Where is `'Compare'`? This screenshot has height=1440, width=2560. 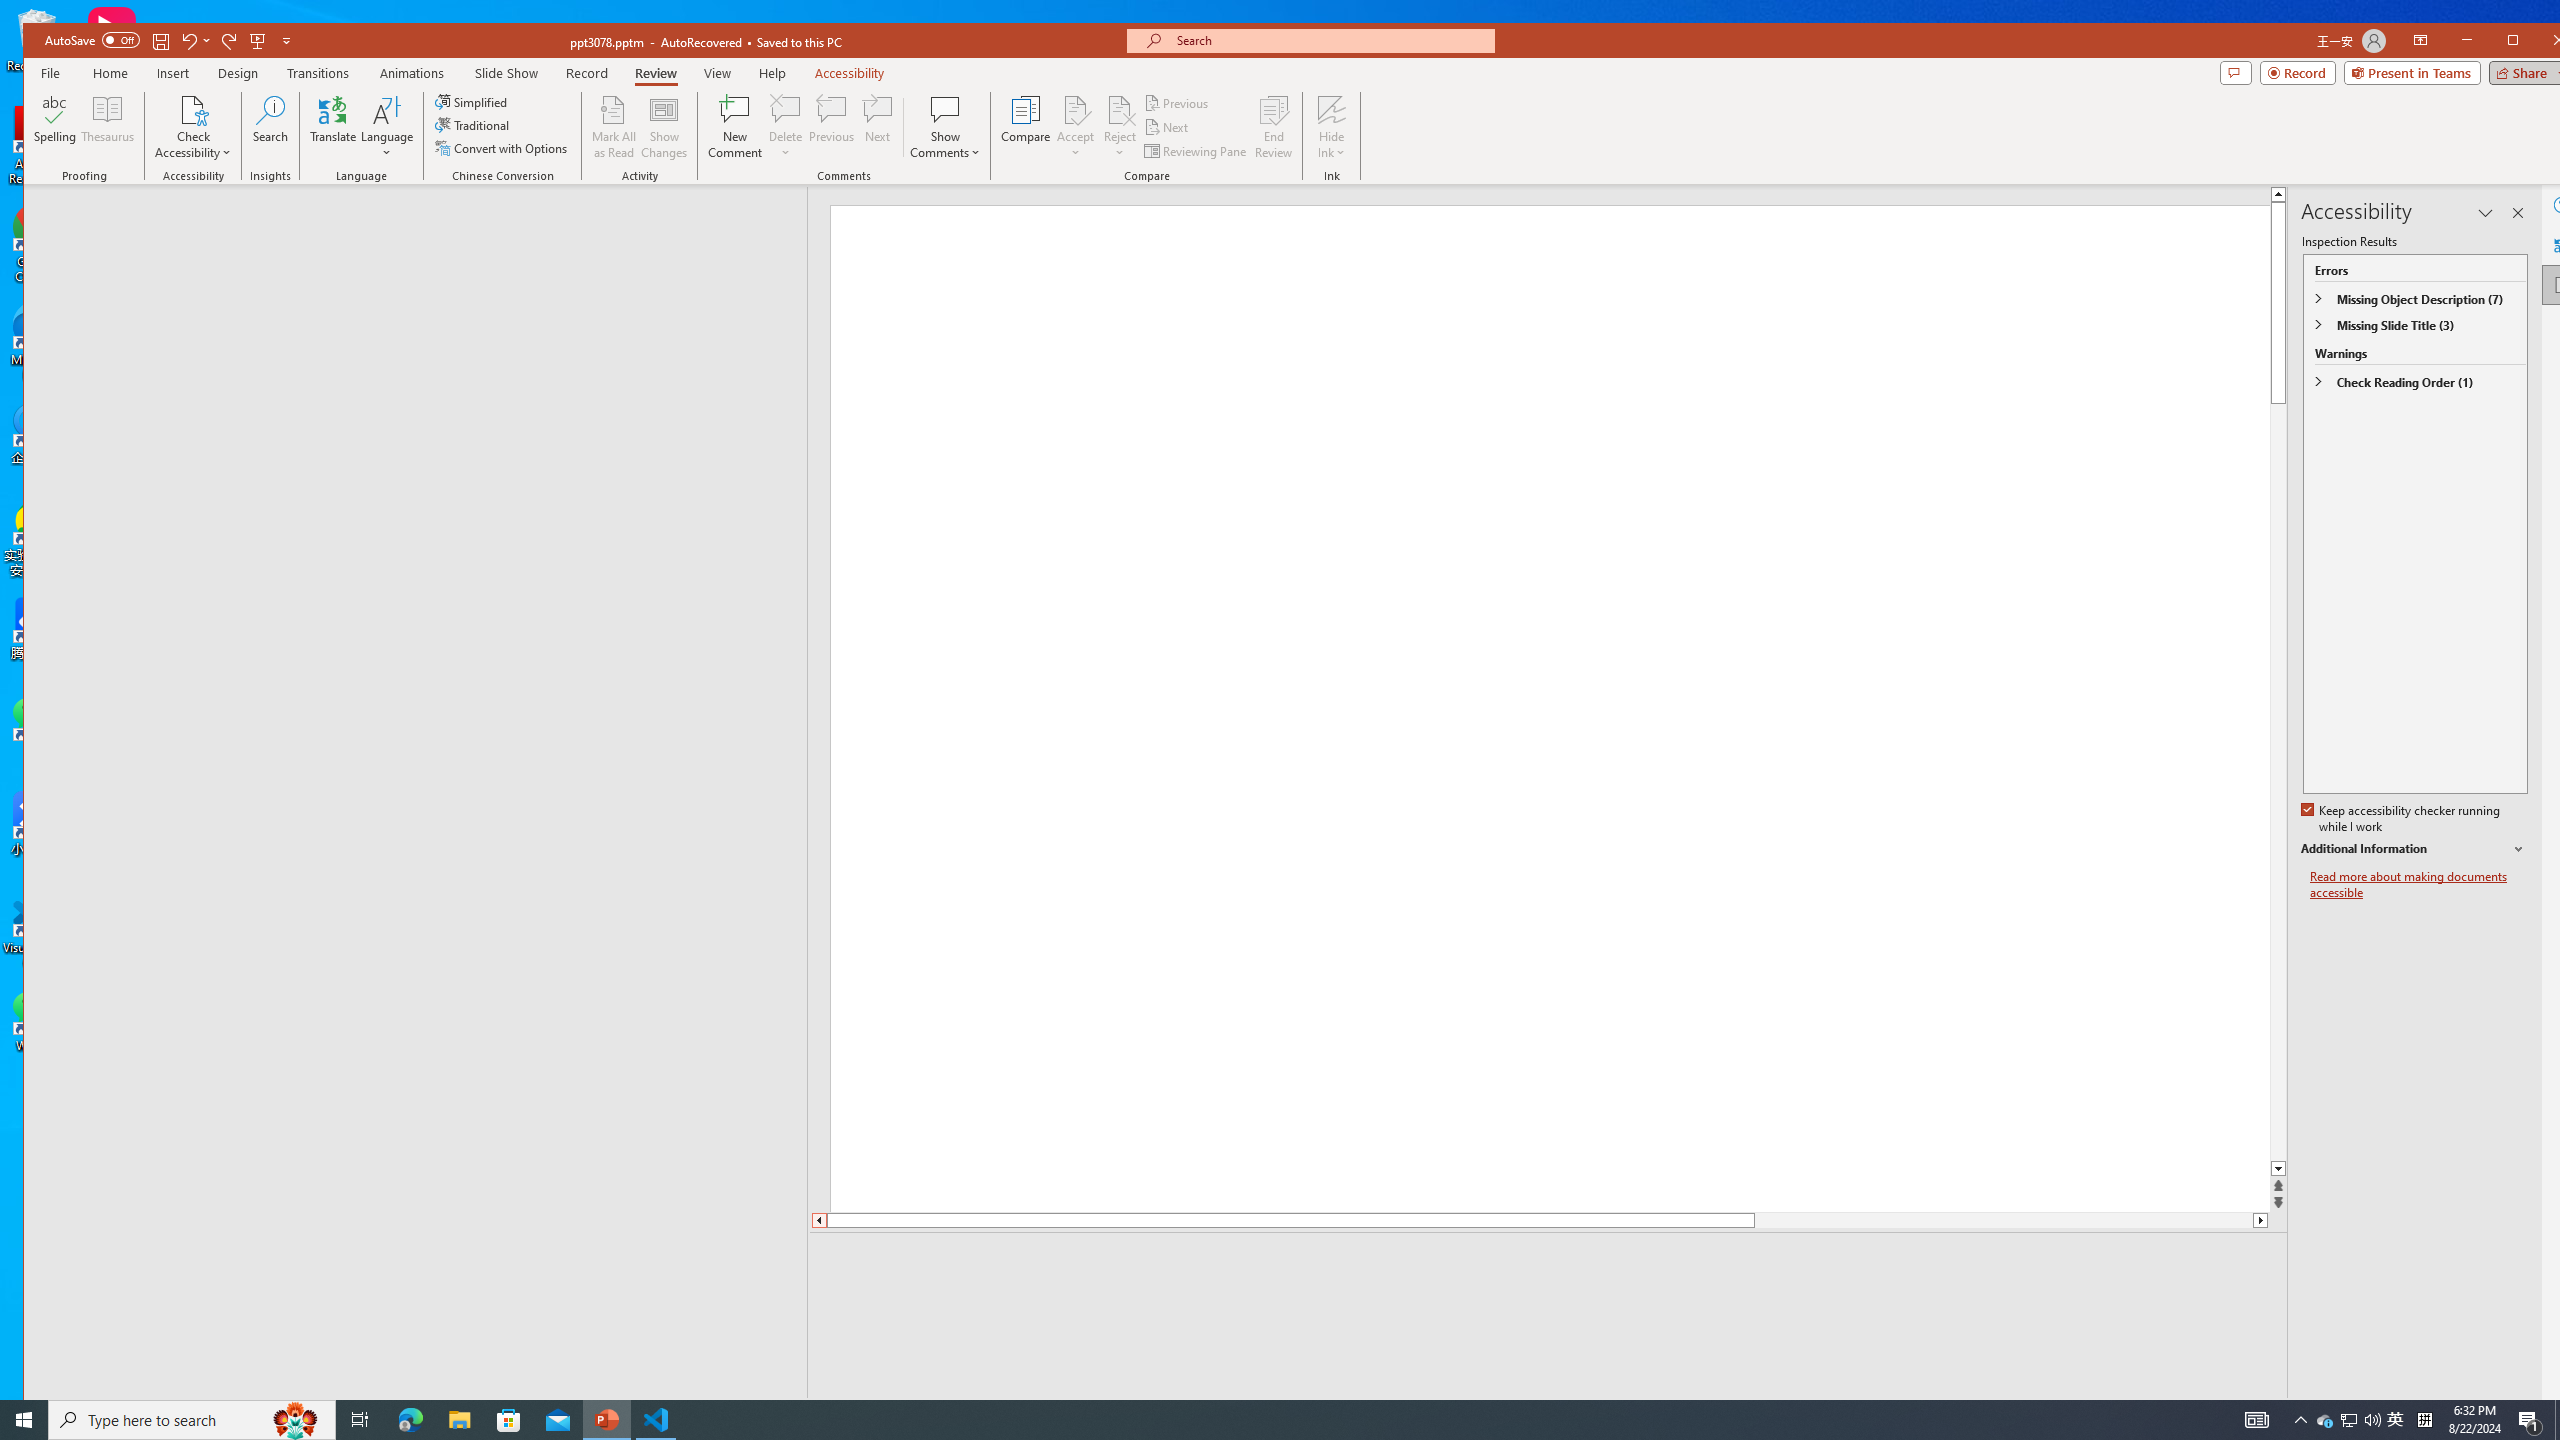
'Compare' is located at coordinates (1024, 126).